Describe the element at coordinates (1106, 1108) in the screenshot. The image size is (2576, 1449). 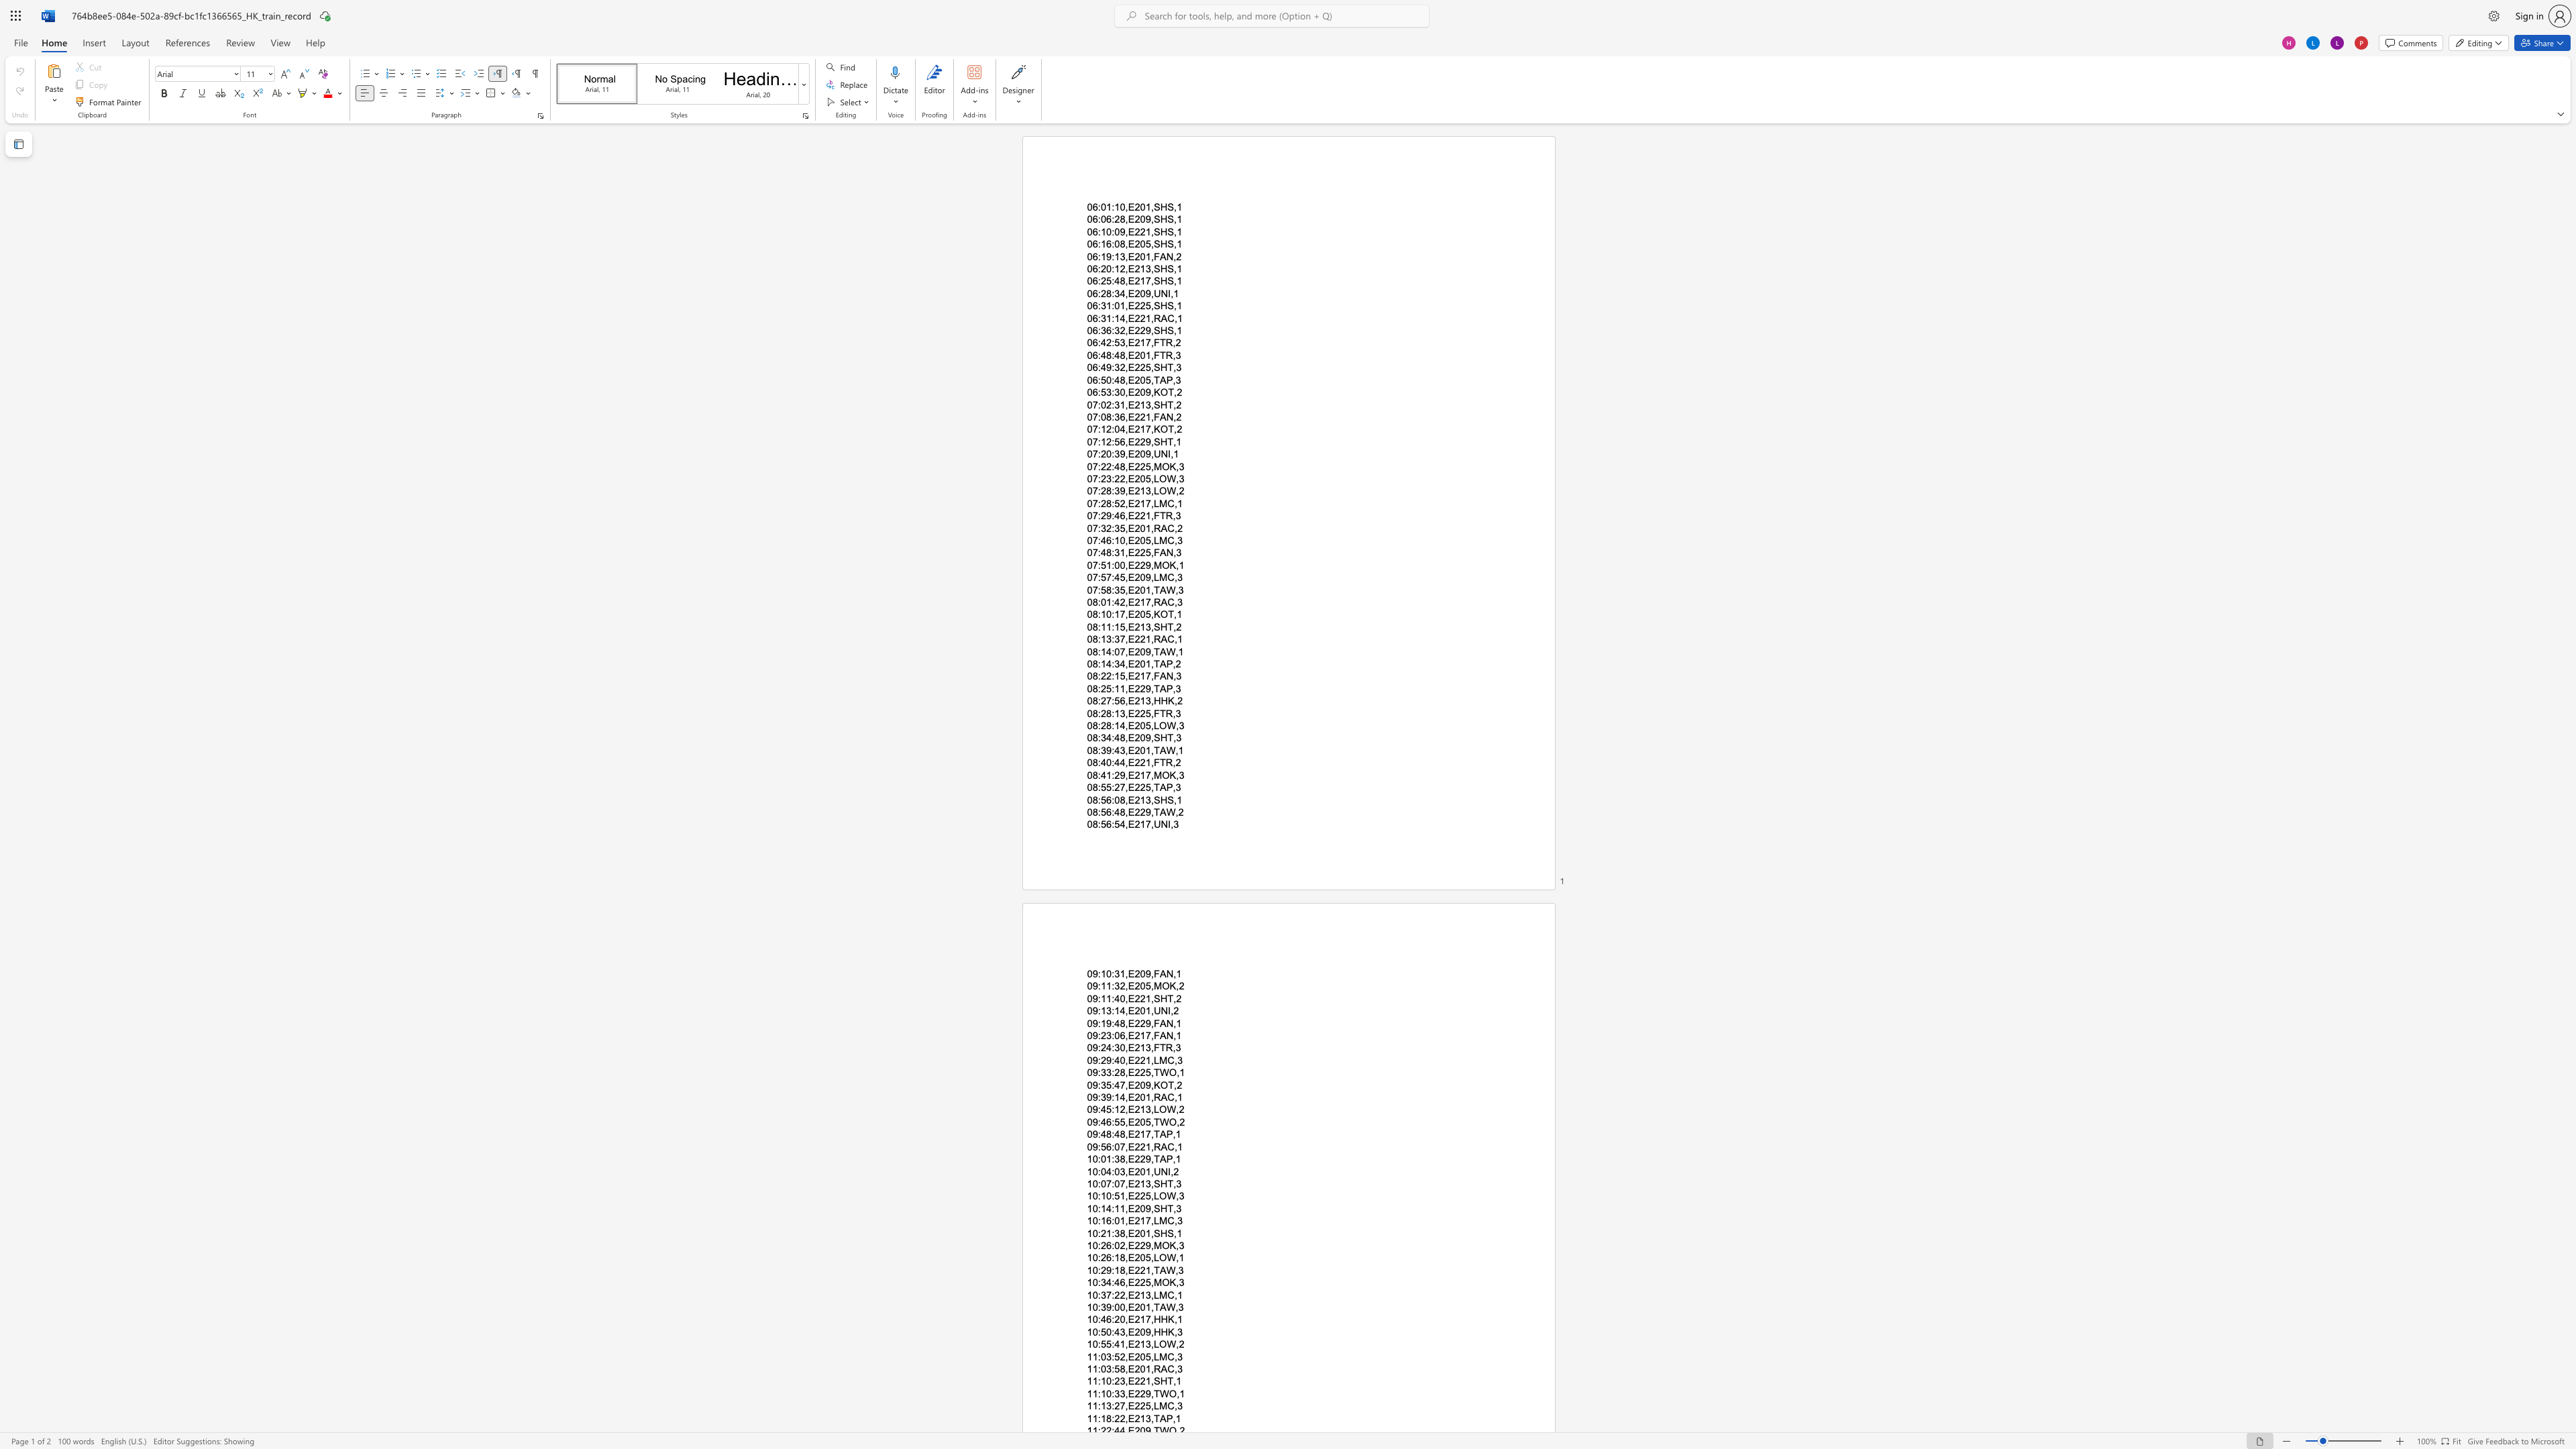
I see `the subset text "5:12,E213," within the text "09:45:12,E213,LOW,2"` at that location.